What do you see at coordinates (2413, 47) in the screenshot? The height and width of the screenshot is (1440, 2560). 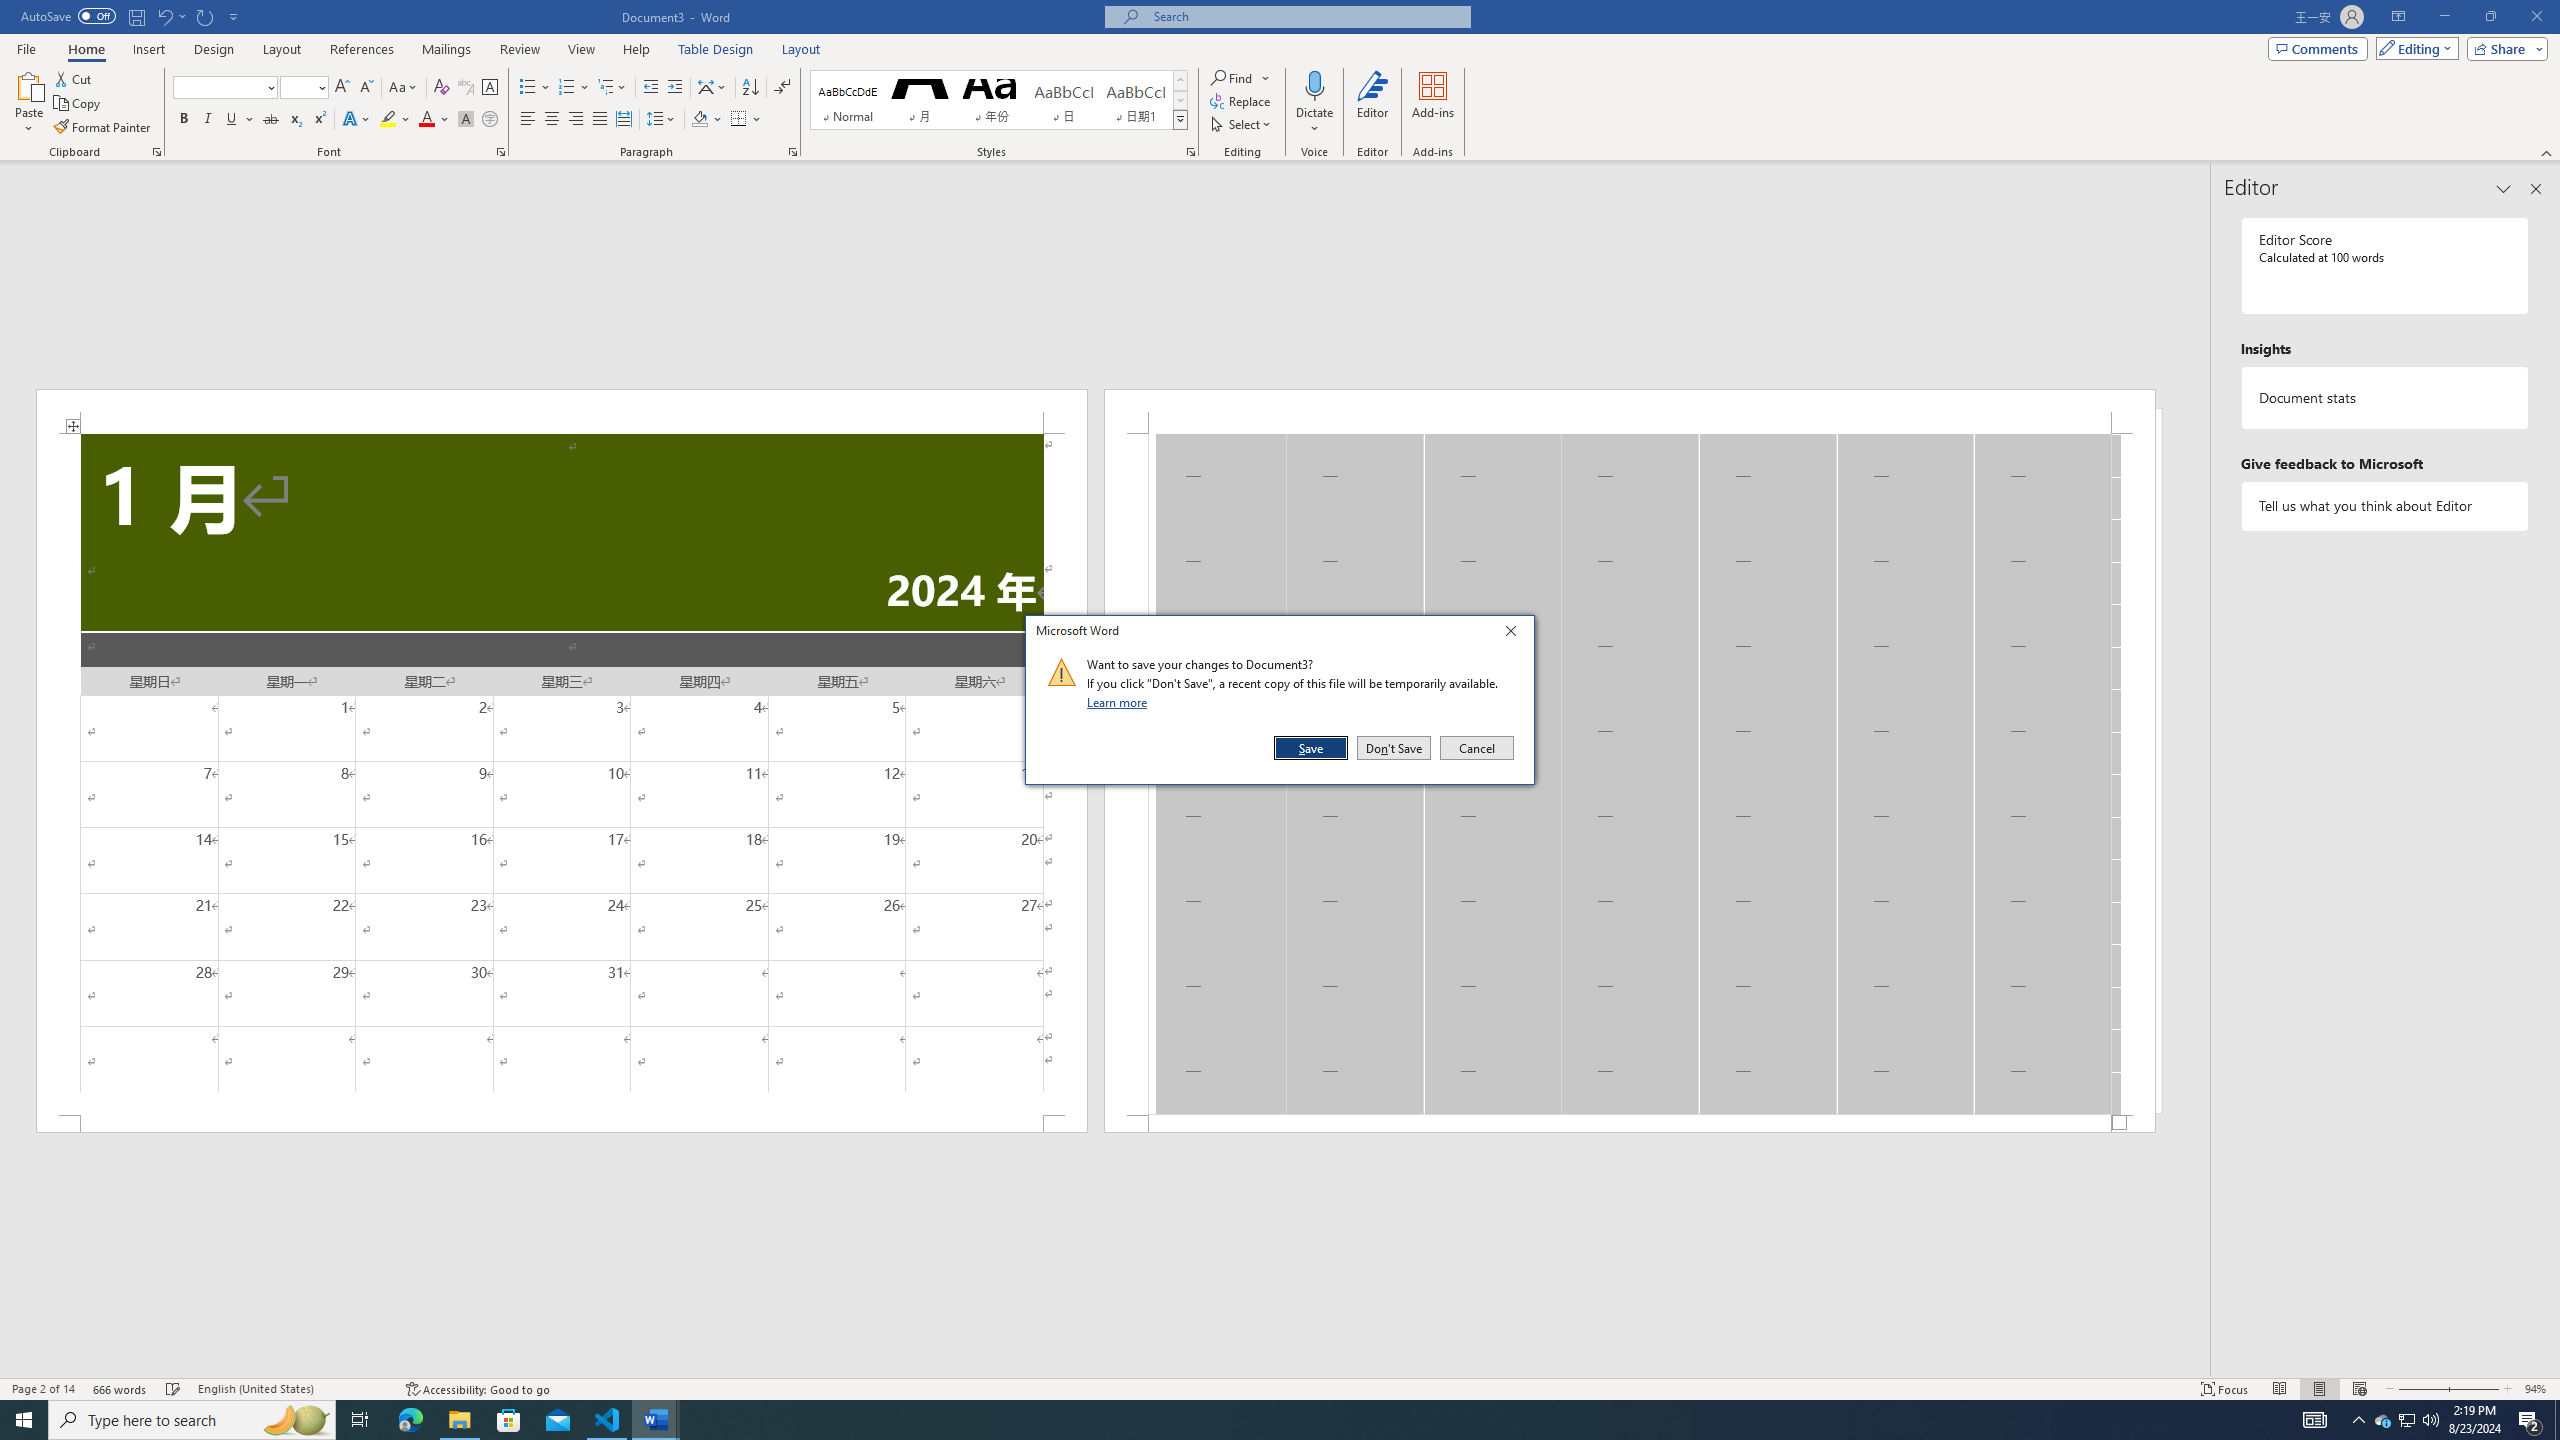 I see `'Mode'` at bounding box center [2413, 47].